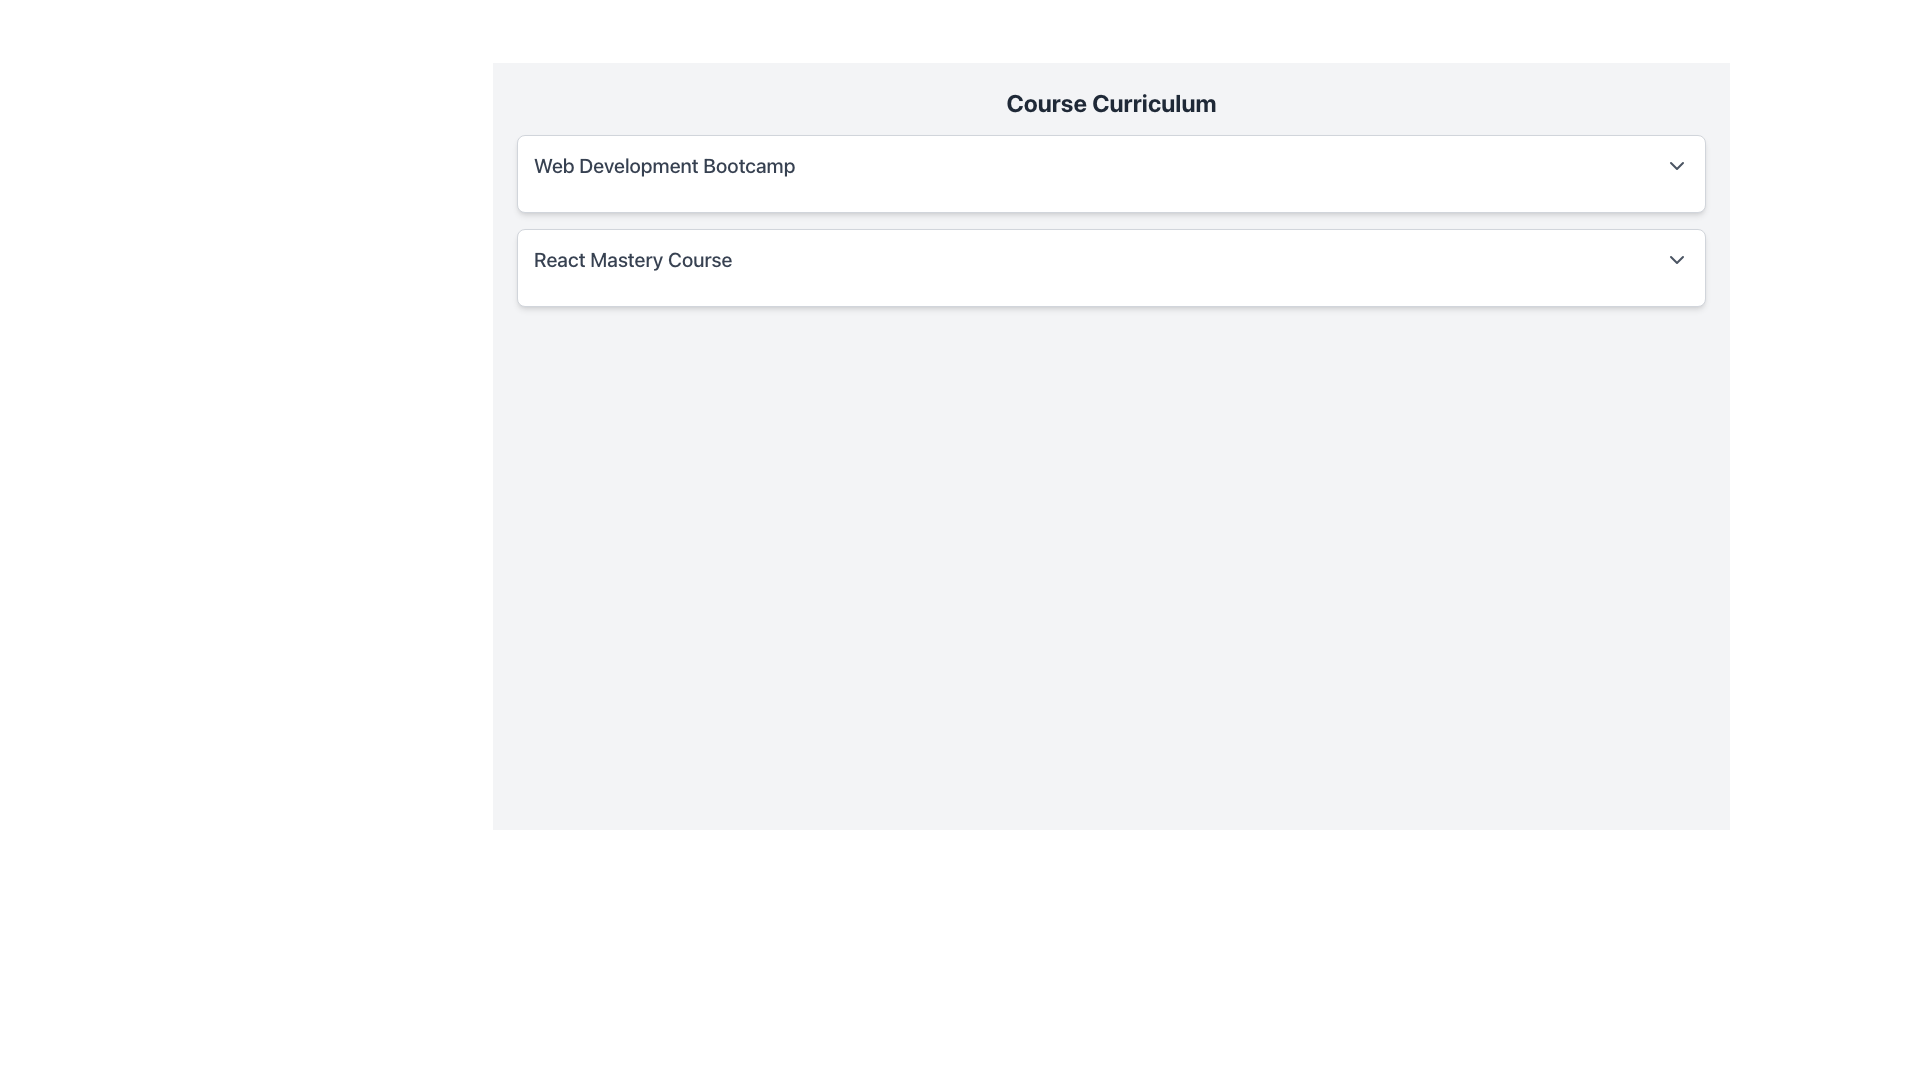 The width and height of the screenshot is (1920, 1080). I want to click on the downward-pointing chevron icon located at the far right of the 'React Mastery Course' label, so click(1676, 258).